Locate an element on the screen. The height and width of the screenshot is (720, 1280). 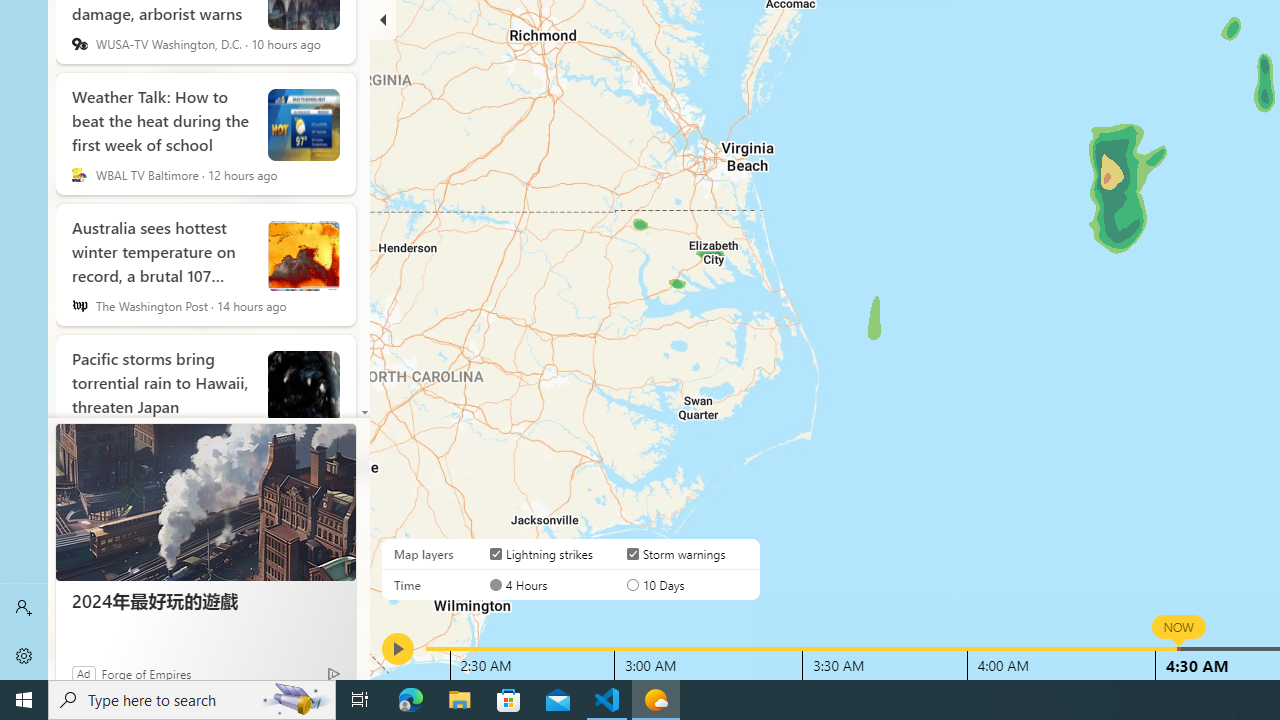
'Microsoft Edge' is located at coordinates (410, 698).